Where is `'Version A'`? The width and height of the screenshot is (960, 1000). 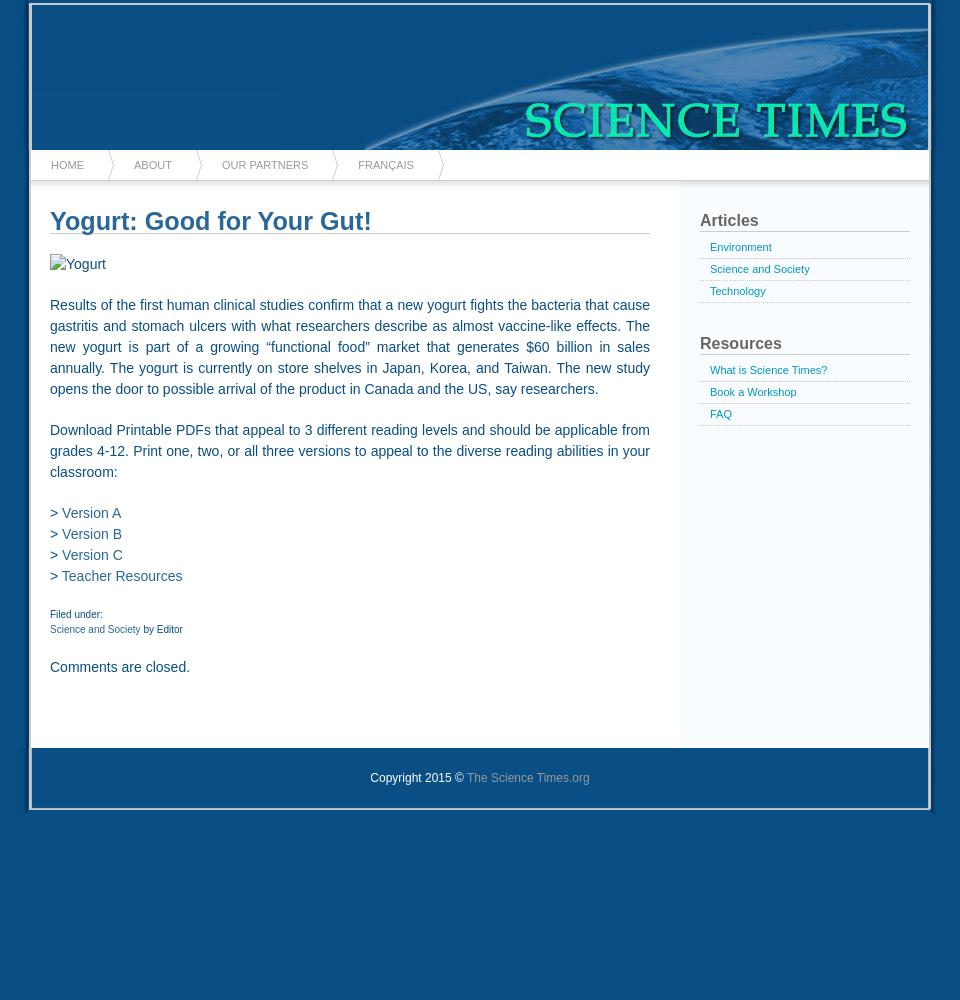 'Version A' is located at coordinates (62, 512).